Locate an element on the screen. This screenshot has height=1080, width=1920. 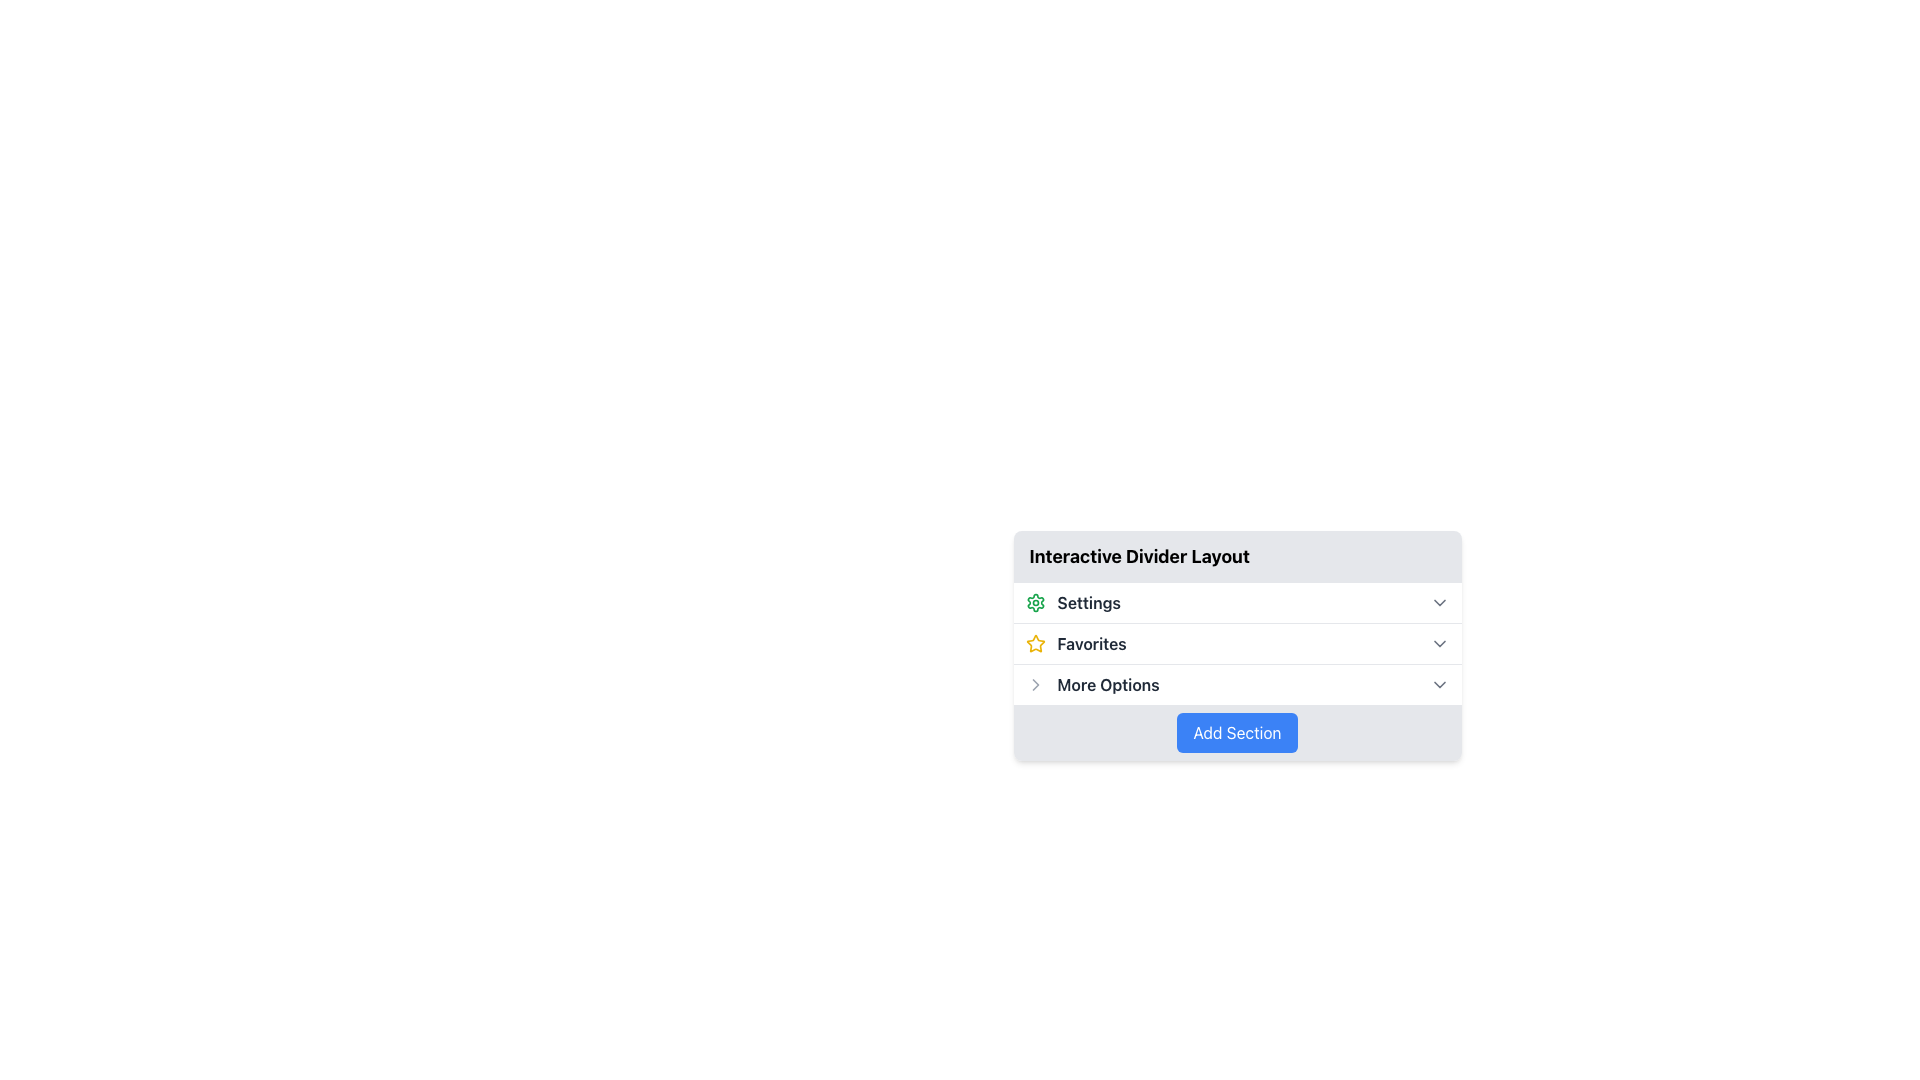
the text label displaying 'Favorites', which is styled with a medium bold font in dark gray and is located next to a yellow star icon in a card layout is located at coordinates (1091, 644).